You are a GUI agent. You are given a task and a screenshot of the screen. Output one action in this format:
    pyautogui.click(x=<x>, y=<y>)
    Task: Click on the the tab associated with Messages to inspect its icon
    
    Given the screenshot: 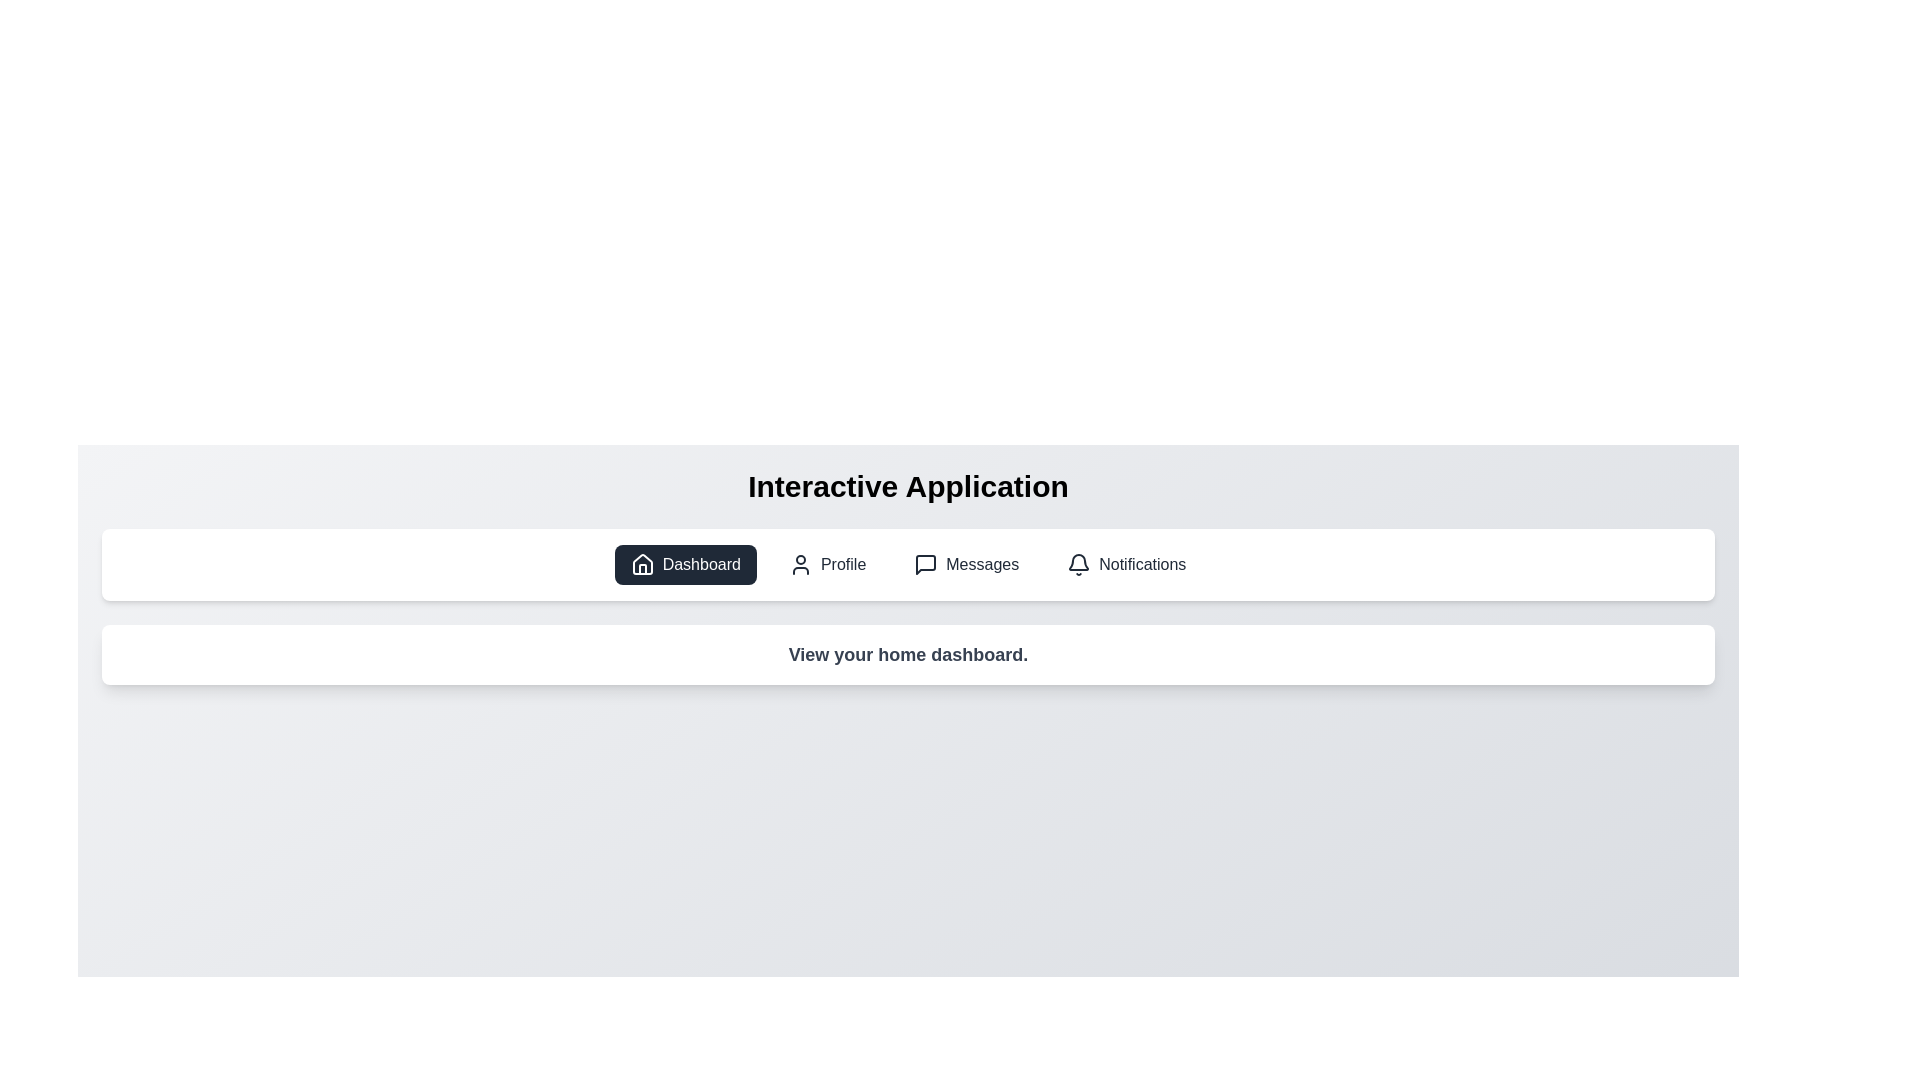 What is the action you would take?
    pyautogui.click(x=966, y=564)
    